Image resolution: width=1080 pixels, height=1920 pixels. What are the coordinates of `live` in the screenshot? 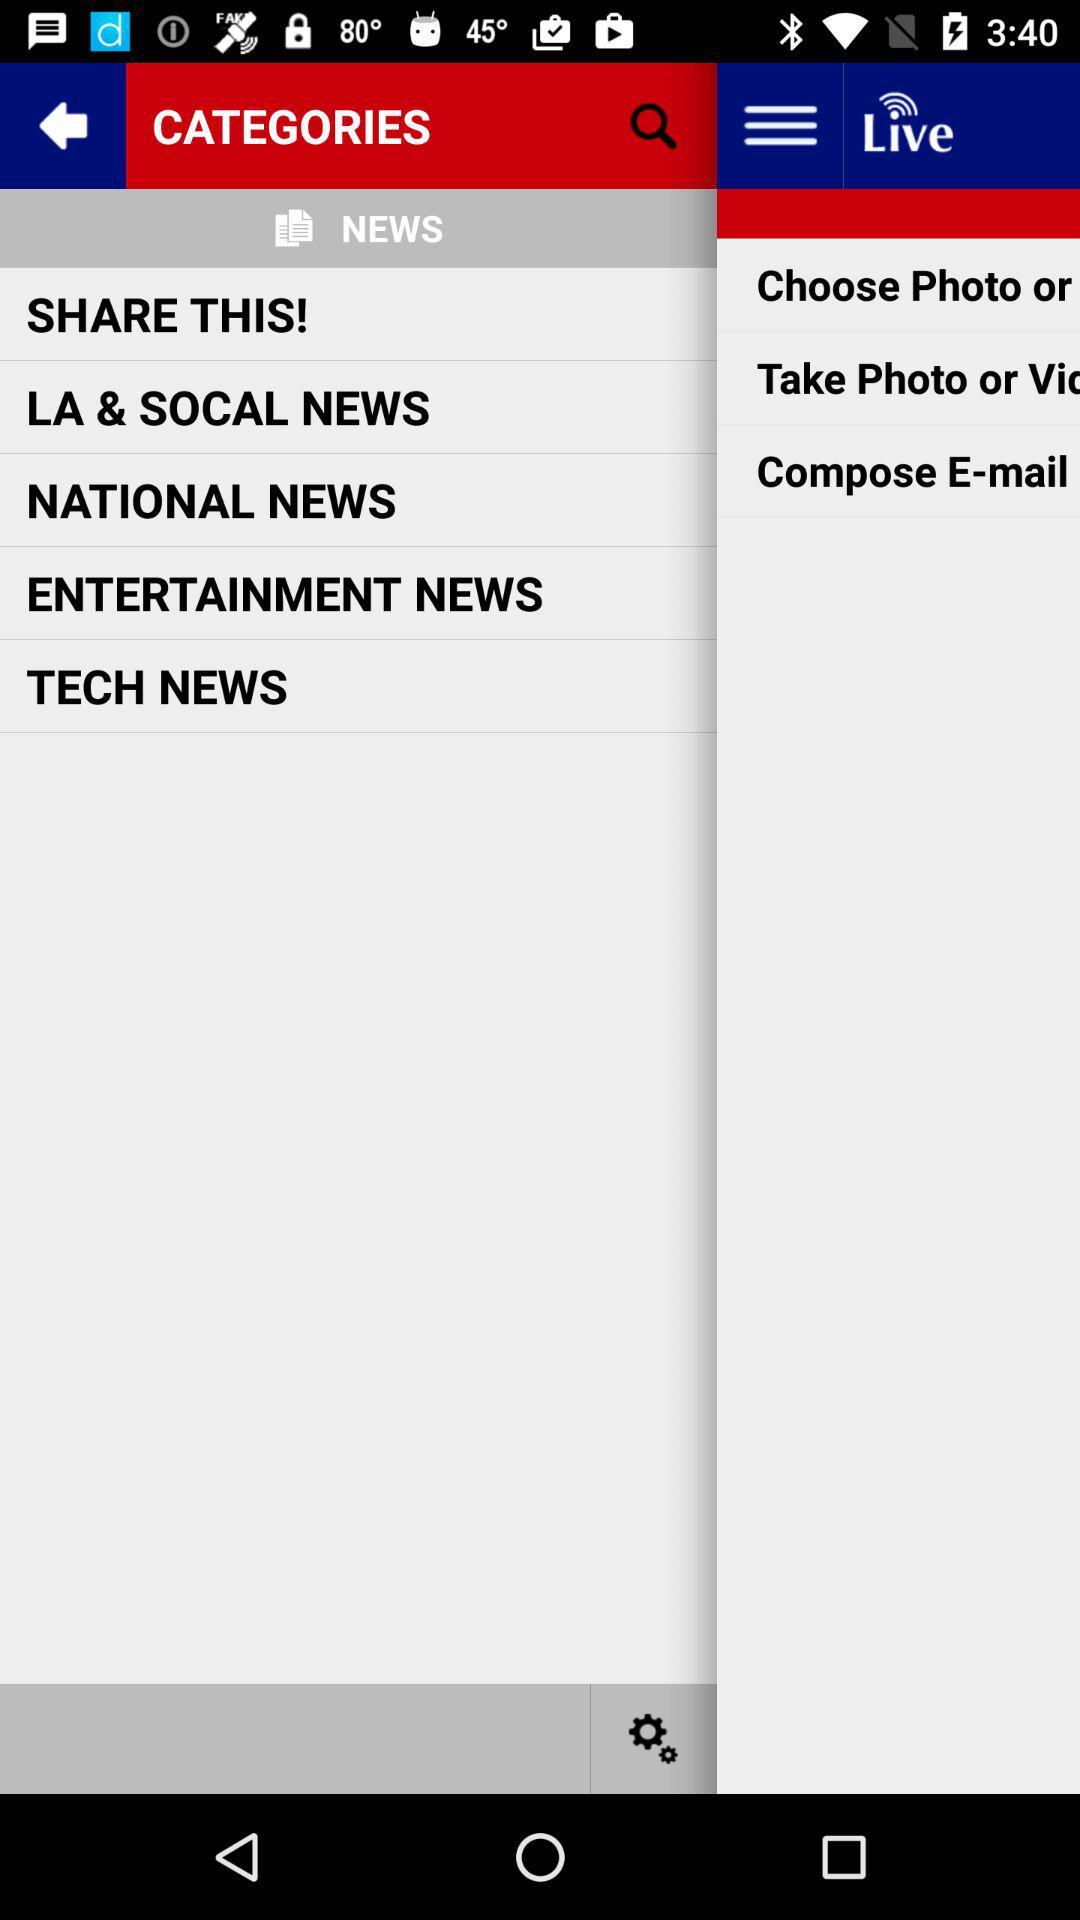 It's located at (906, 124).